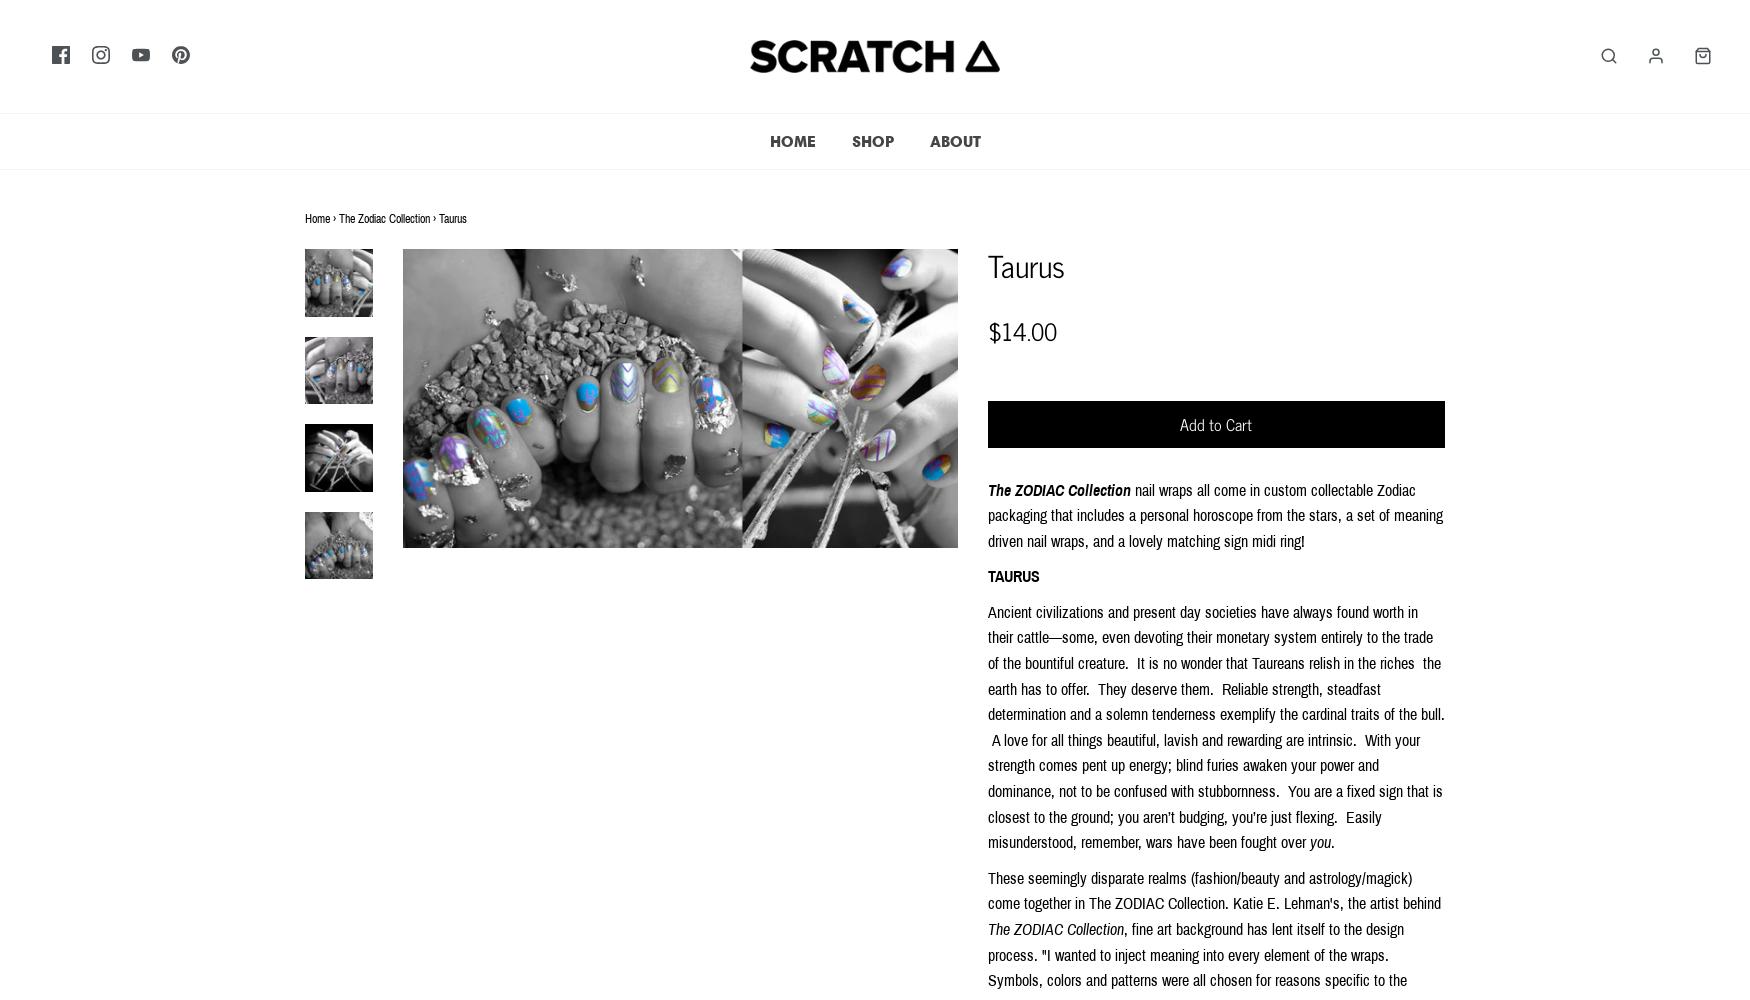 The image size is (1750, 1000). What do you see at coordinates (1279, 903) in the screenshot?
I see `'Katie E. Lehman'` at bounding box center [1279, 903].